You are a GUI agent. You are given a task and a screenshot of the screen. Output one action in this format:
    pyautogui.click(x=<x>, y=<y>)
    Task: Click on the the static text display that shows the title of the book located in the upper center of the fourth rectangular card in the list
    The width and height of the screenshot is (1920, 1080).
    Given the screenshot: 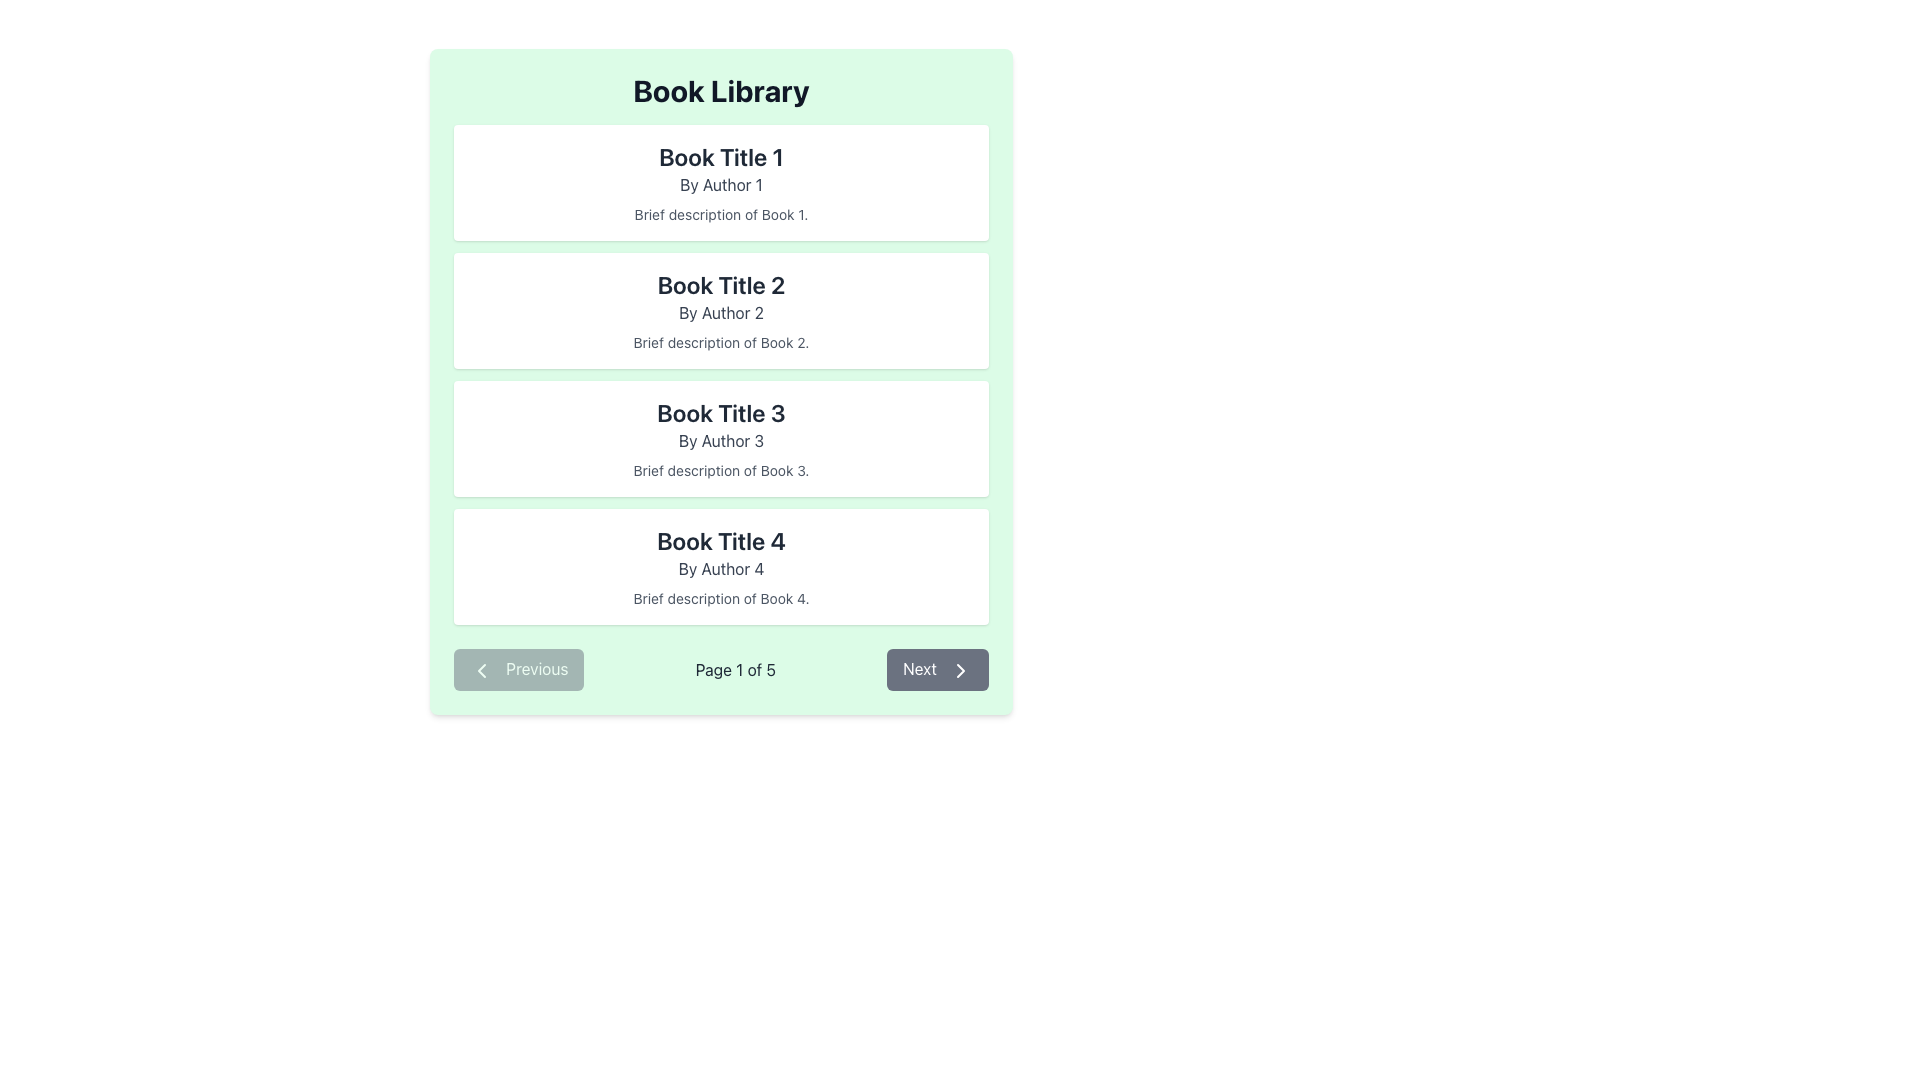 What is the action you would take?
    pyautogui.click(x=720, y=540)
    